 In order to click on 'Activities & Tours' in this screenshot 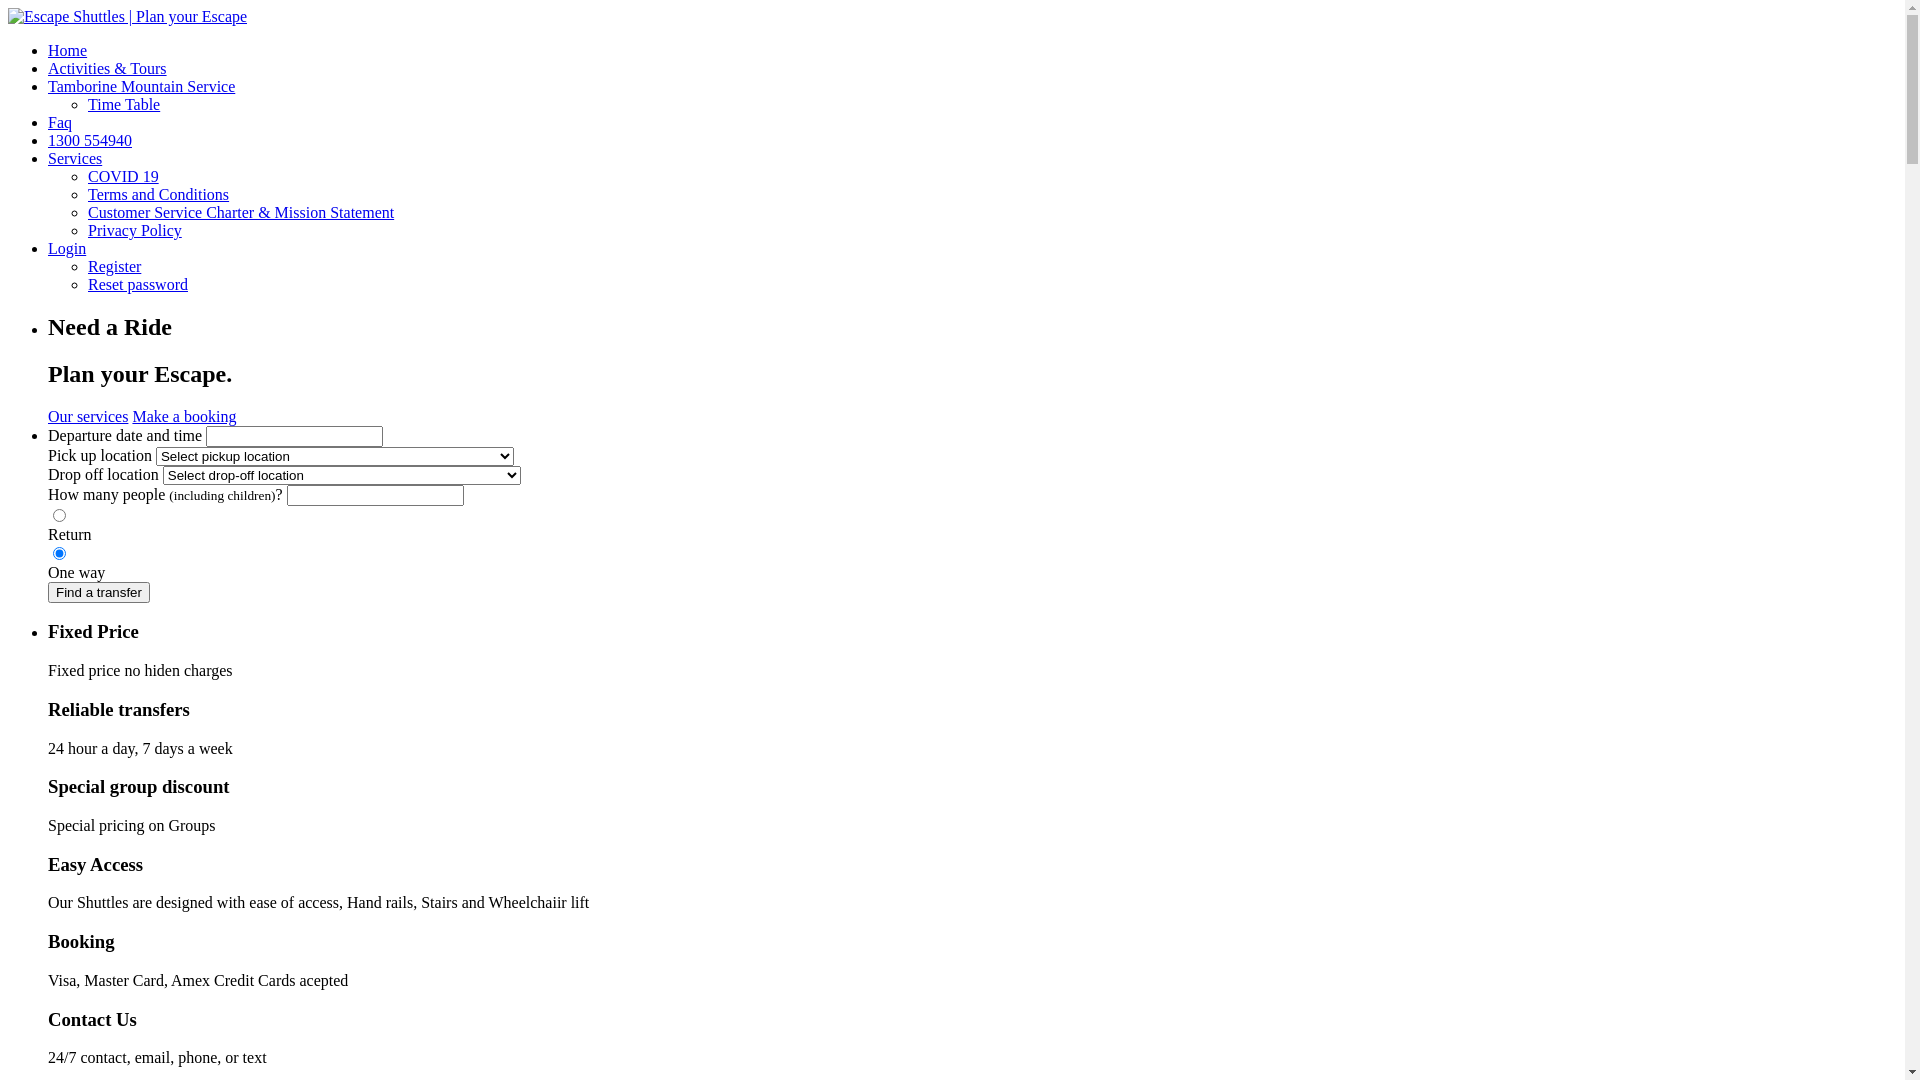, I will do `click(48, 67)`.